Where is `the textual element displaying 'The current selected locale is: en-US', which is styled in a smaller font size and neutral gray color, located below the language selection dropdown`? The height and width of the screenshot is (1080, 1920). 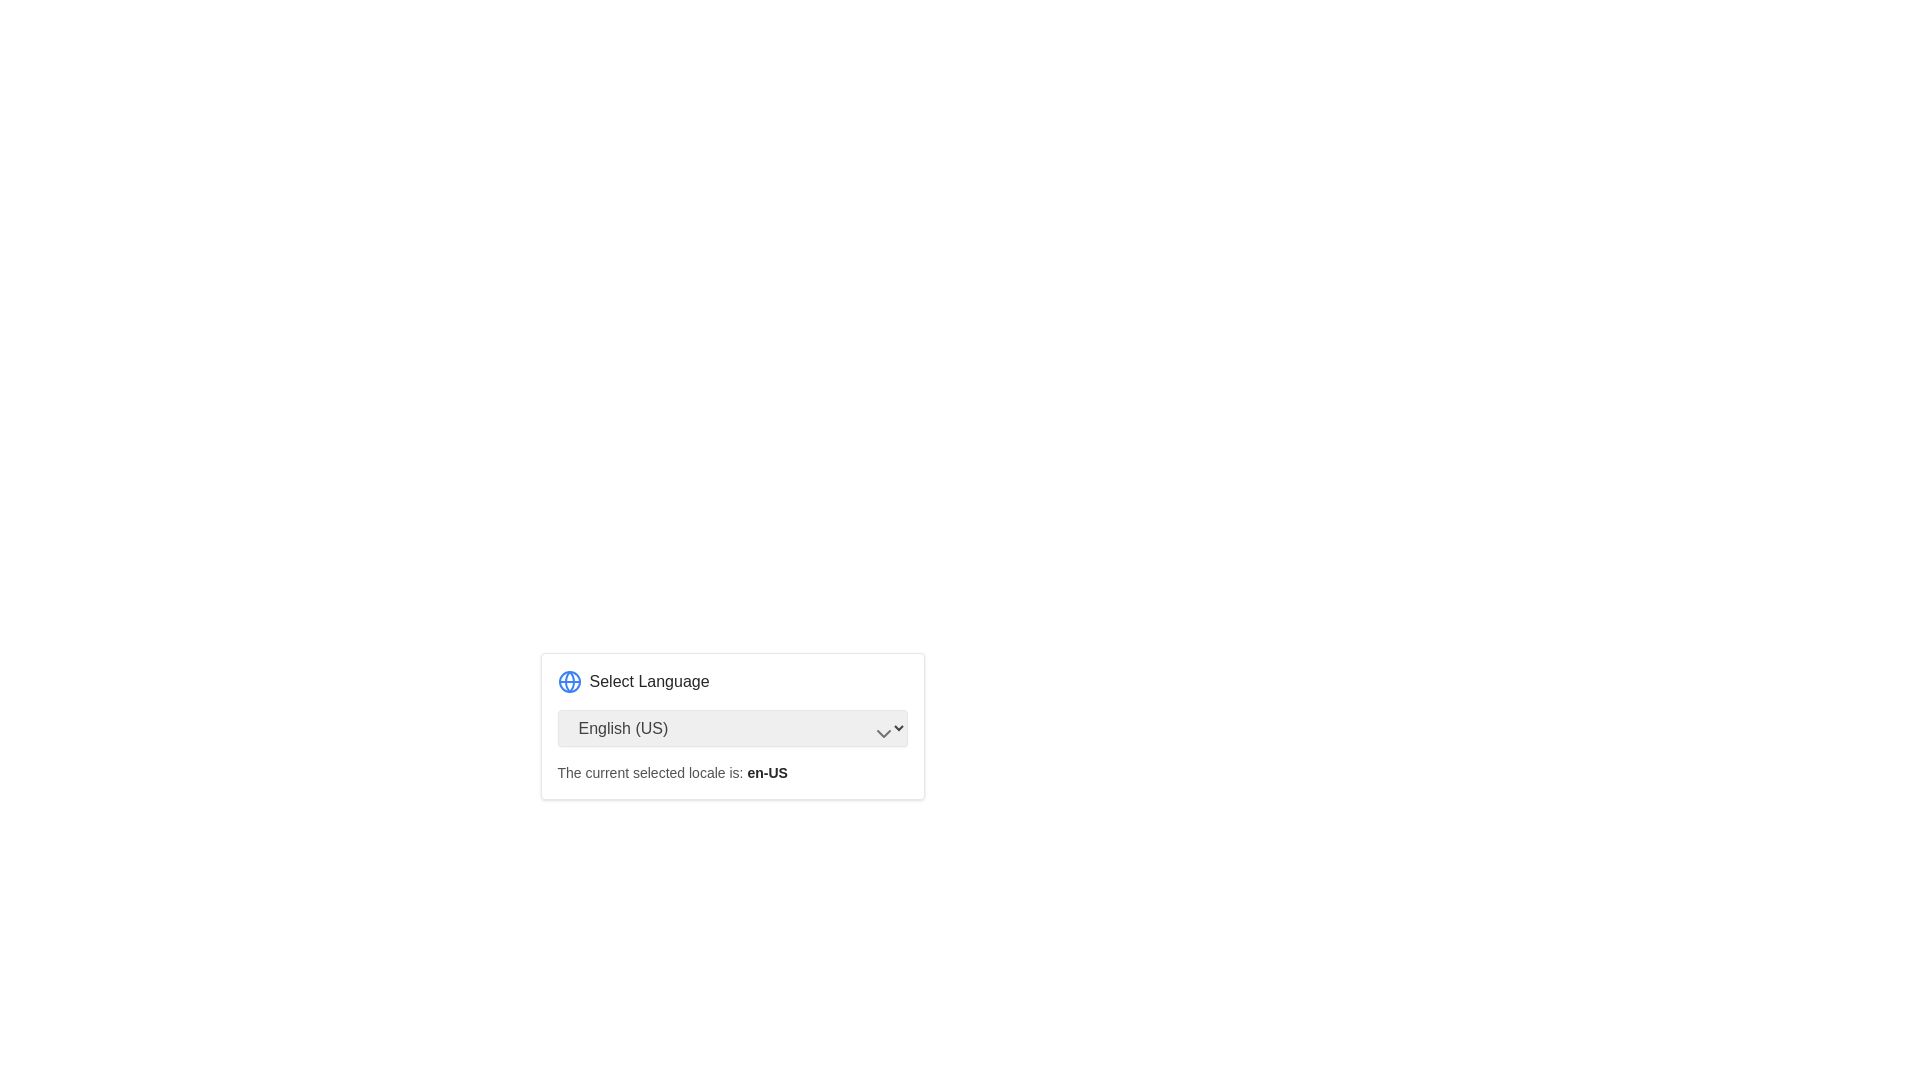 the textual element displaying 'The current selected locale is: en-US', which is styled in a smaller font size and neutral gray color, located below the language selection dropdown is located at coordinates (672, 771).